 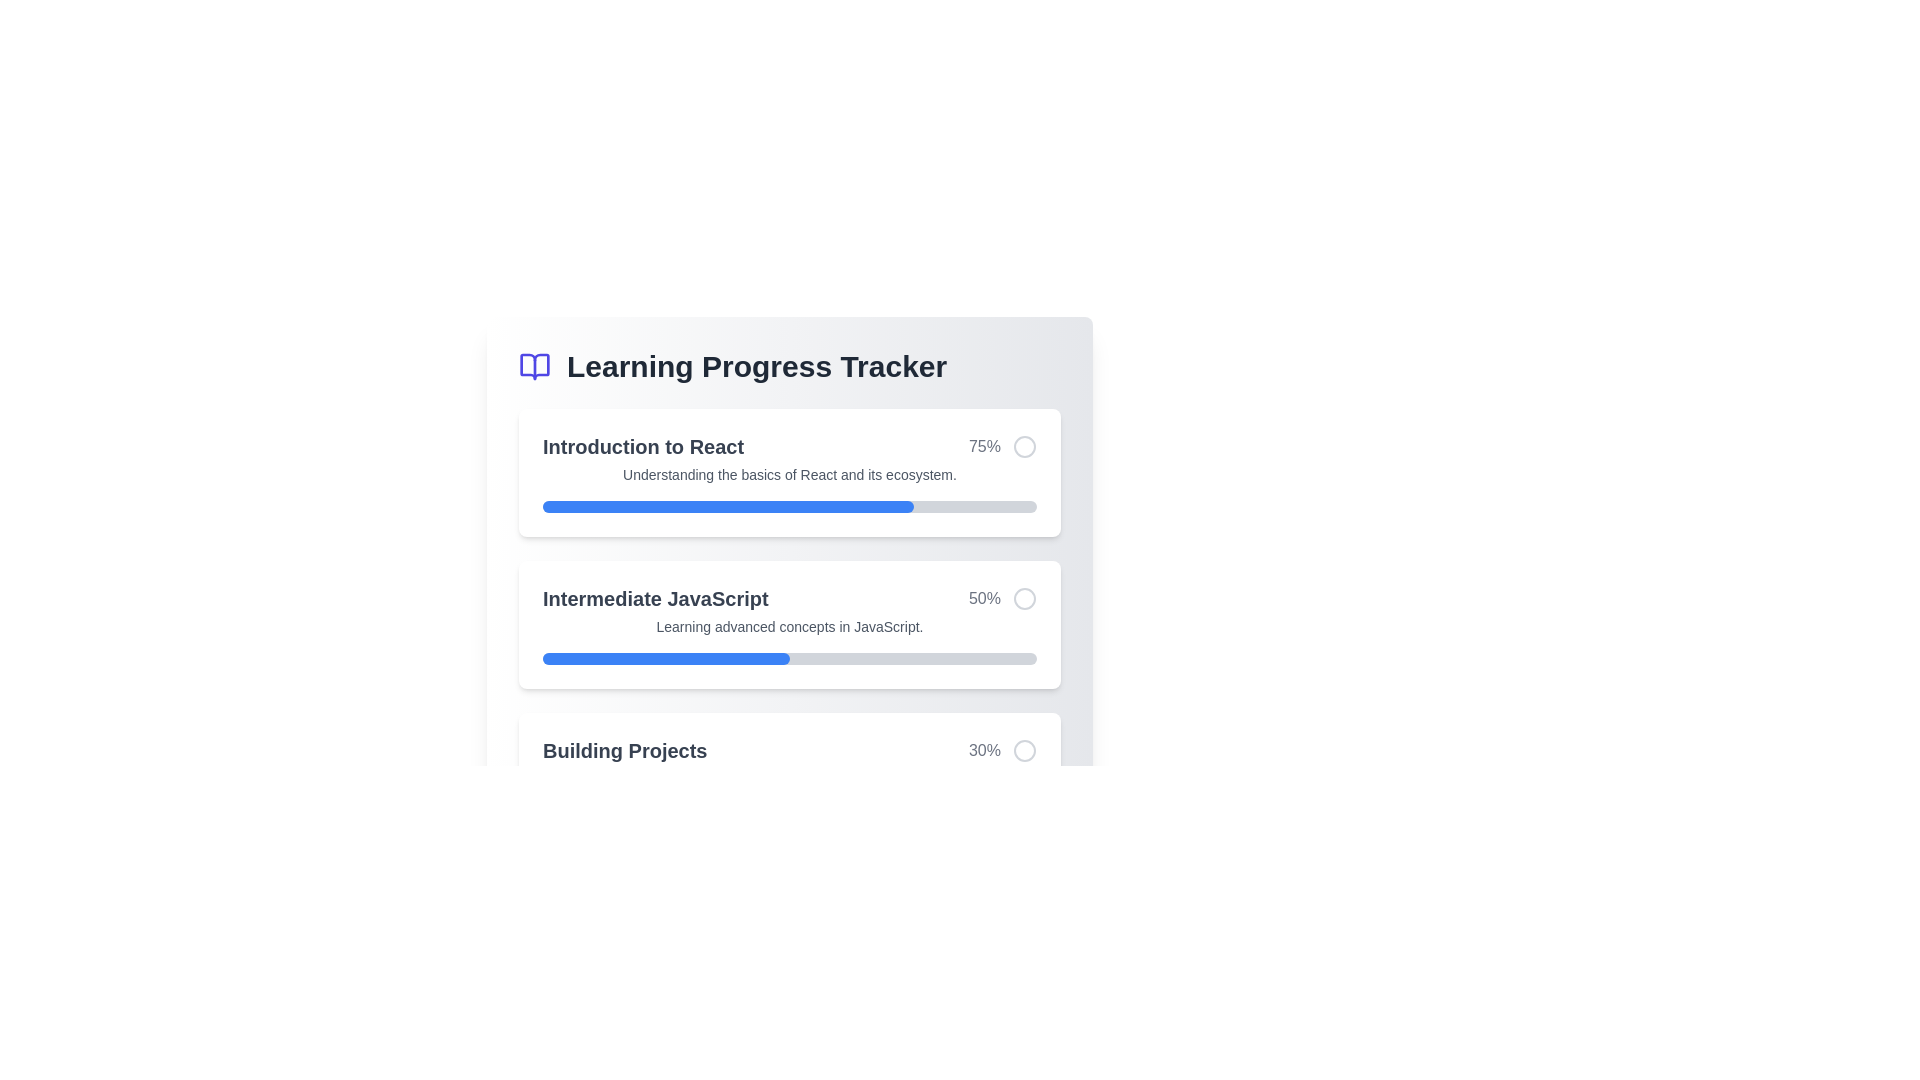 I want to click on the heading titled 'Introduction to React' located at the top-left part of a card layout within a list of progress cards, so click(x=643, y=446).